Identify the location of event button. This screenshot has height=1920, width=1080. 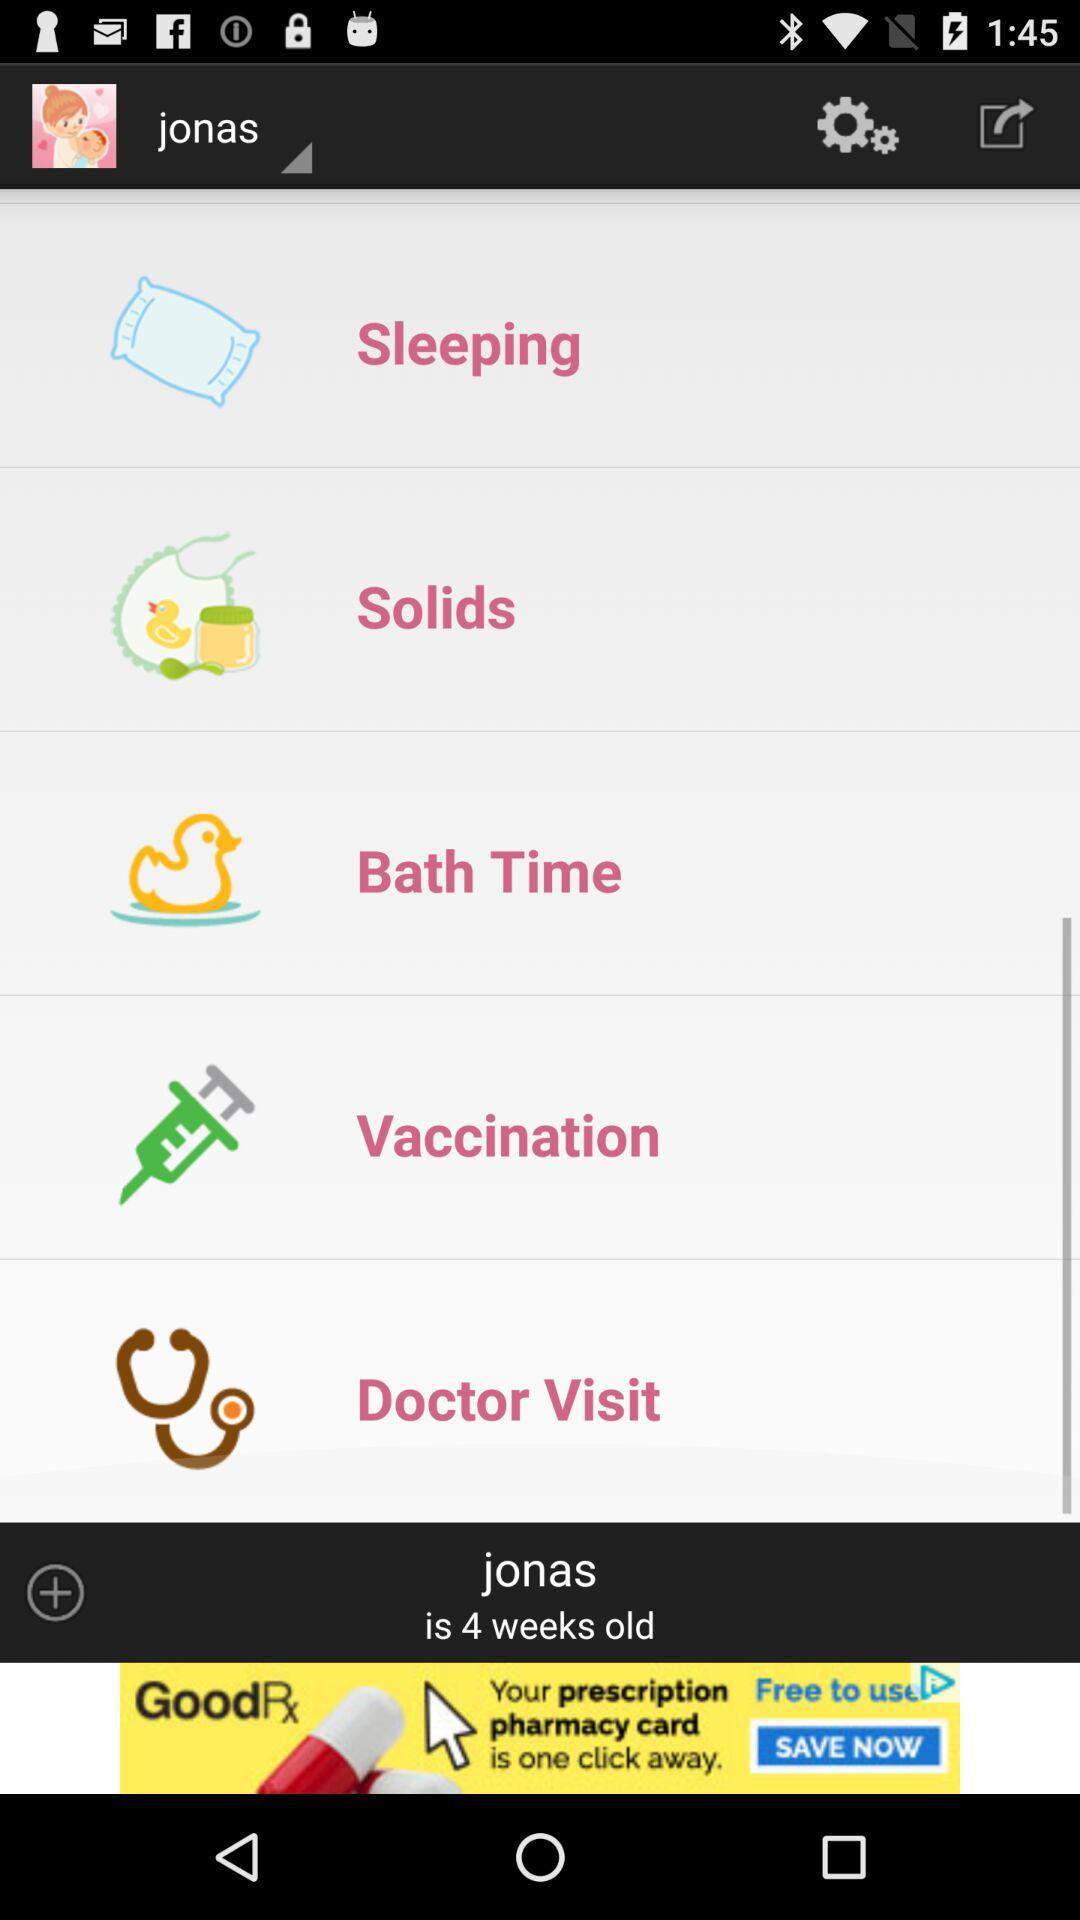
(54, 1591).